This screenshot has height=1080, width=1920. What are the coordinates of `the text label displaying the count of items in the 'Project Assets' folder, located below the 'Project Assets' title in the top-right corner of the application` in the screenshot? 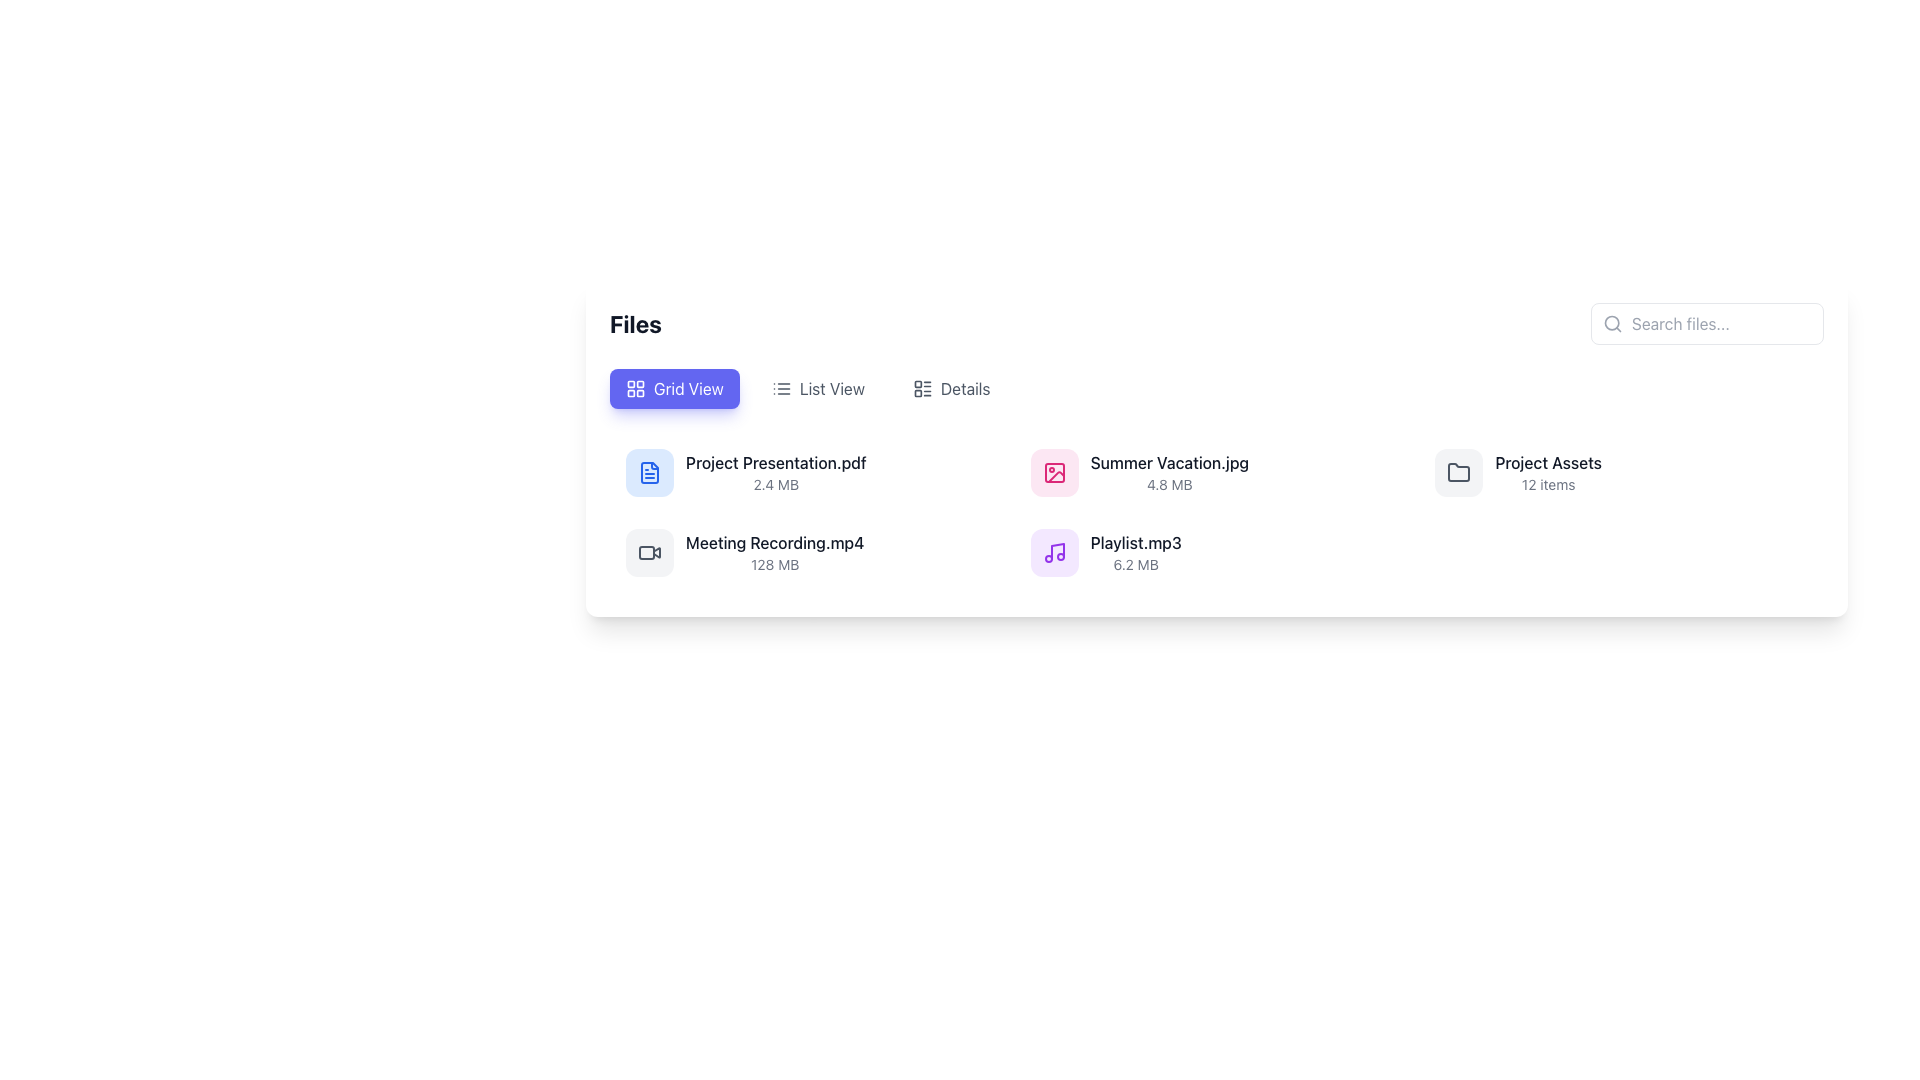 It's located at (1547, 485).